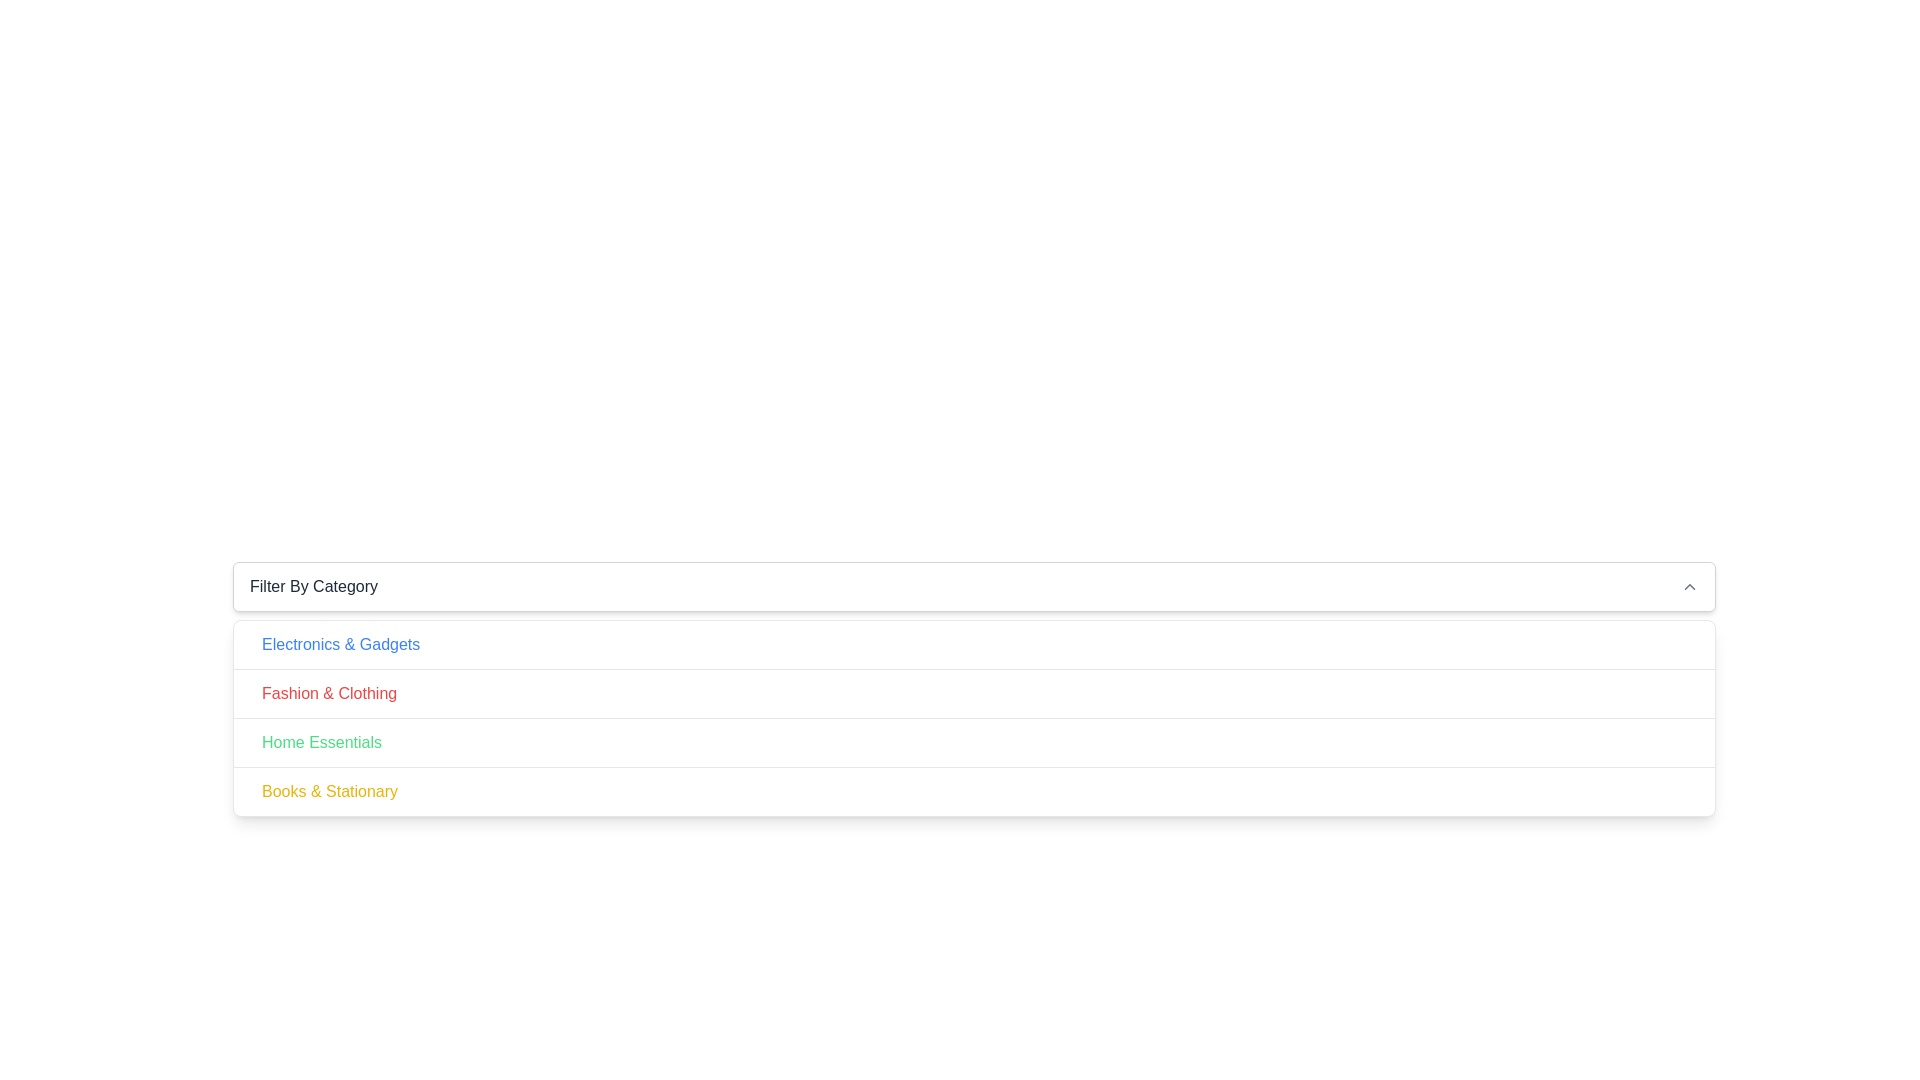 Image resolution: width=1920 pixels, height=1080 pixels. What do you see at coordinates (1688, 585) in the screenshot?
I see `the chevron icon located at the top-right corner of the 'Filter By Category' section` at bounding box center [1688, 585].